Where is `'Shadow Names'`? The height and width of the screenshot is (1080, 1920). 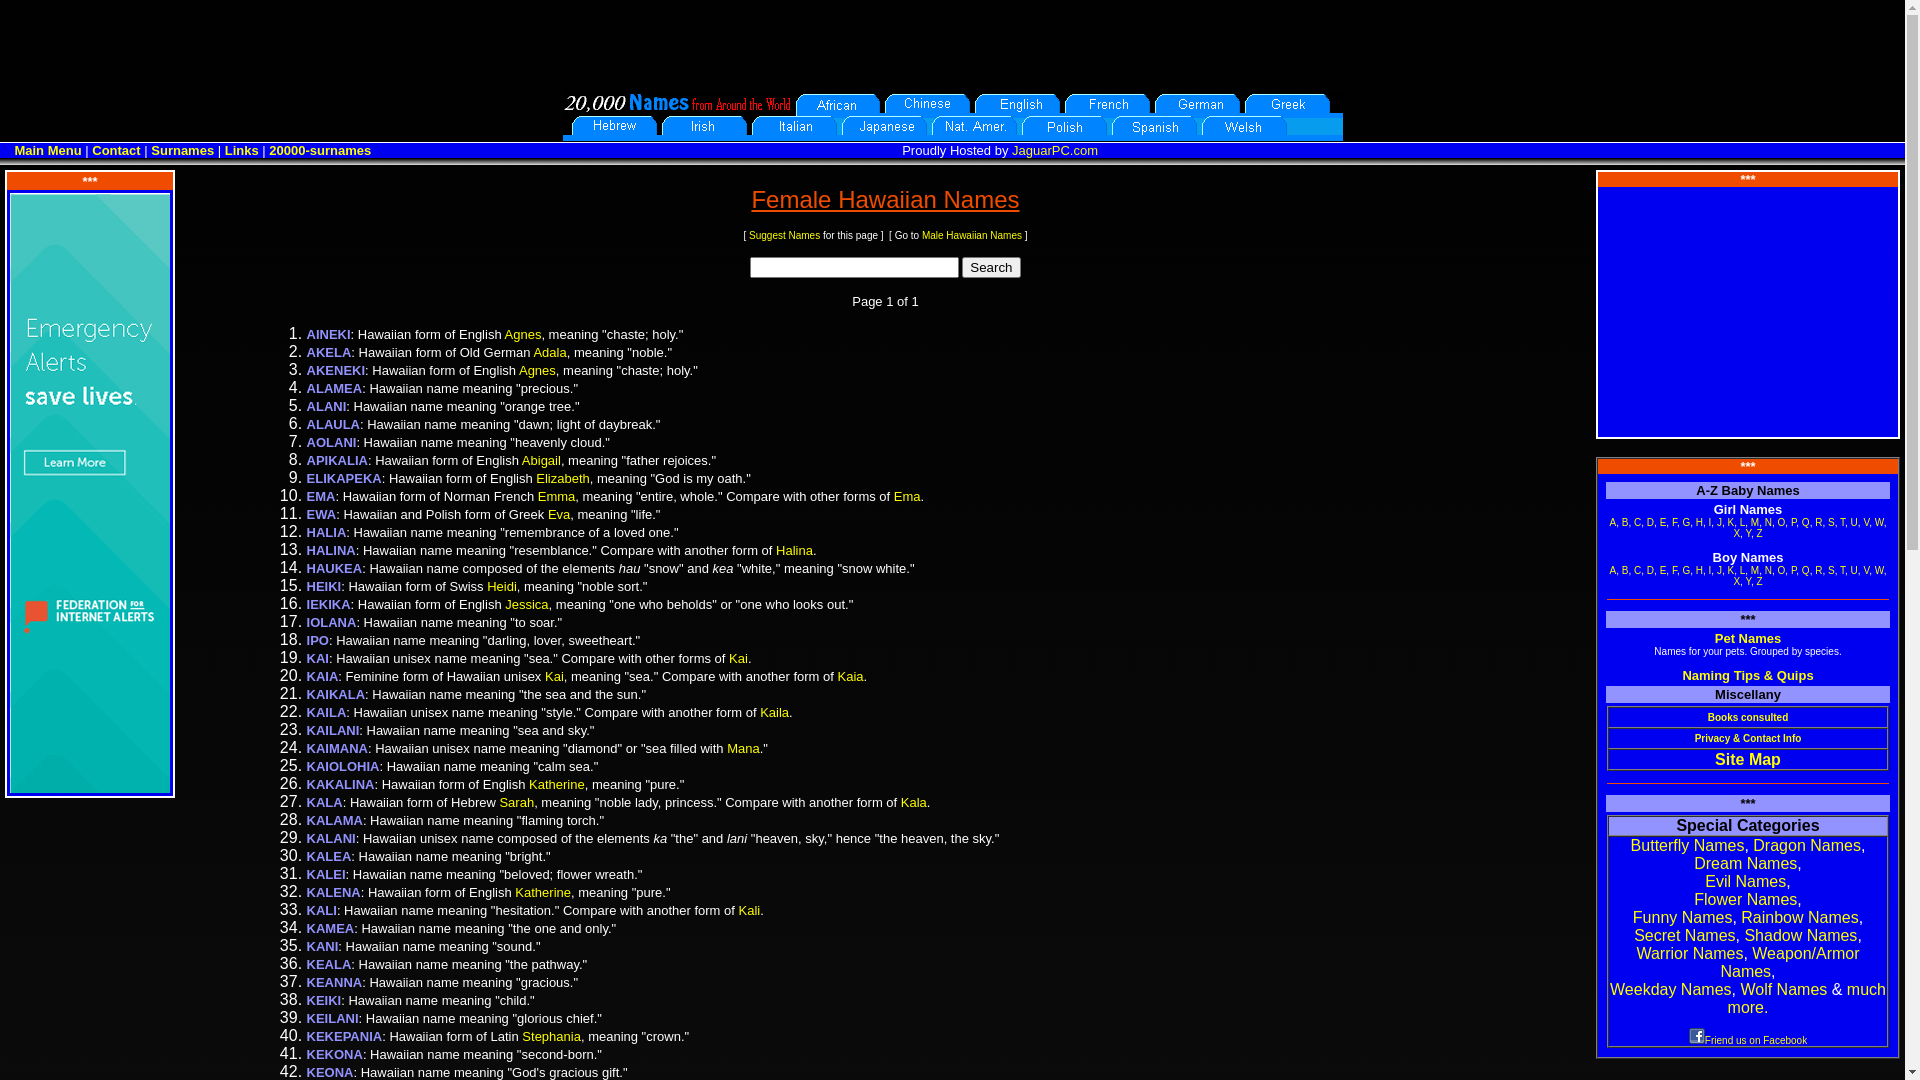 'Shadow Names' is located at coordinates (1800, 935).